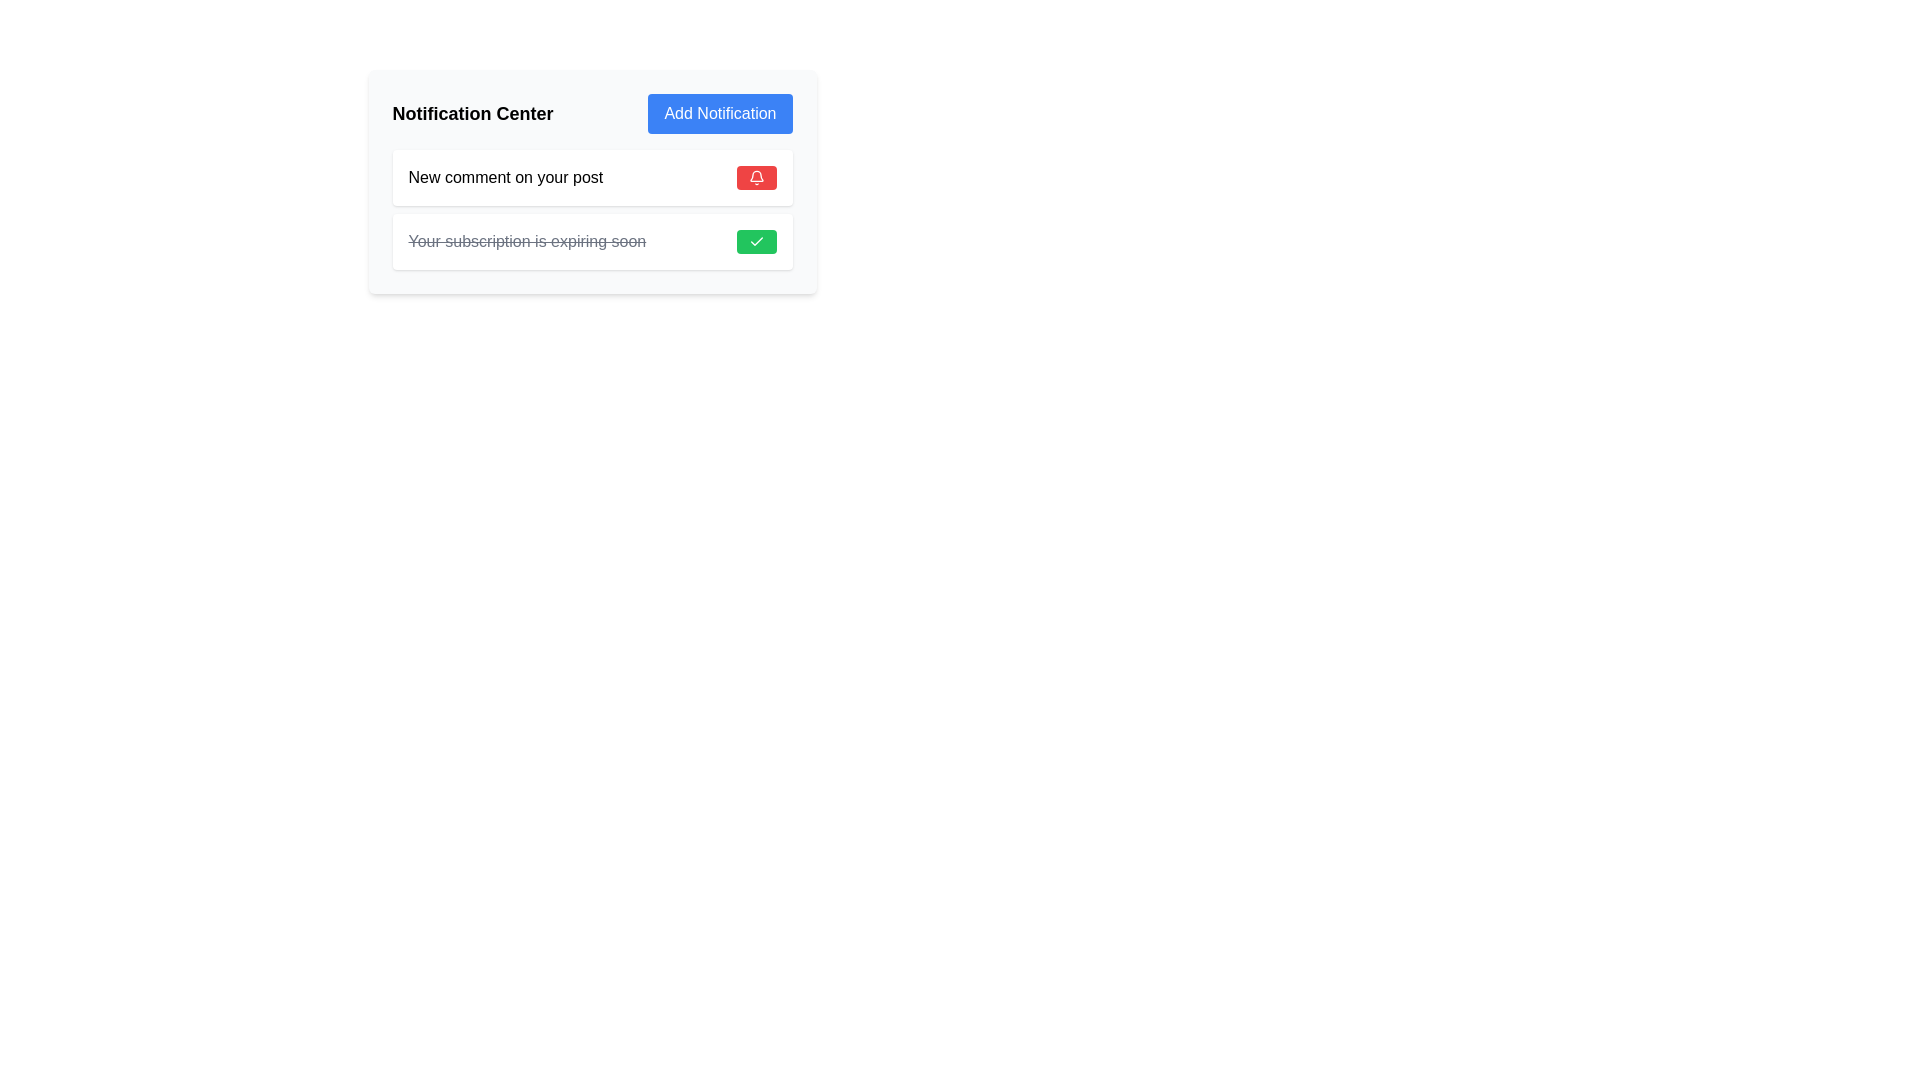 This screenshot has width=1920, height=1080. I want to click on the notification icon button with a red background and rounded corners, located to the right of the text 'New comment on your post', so click(755, 176).